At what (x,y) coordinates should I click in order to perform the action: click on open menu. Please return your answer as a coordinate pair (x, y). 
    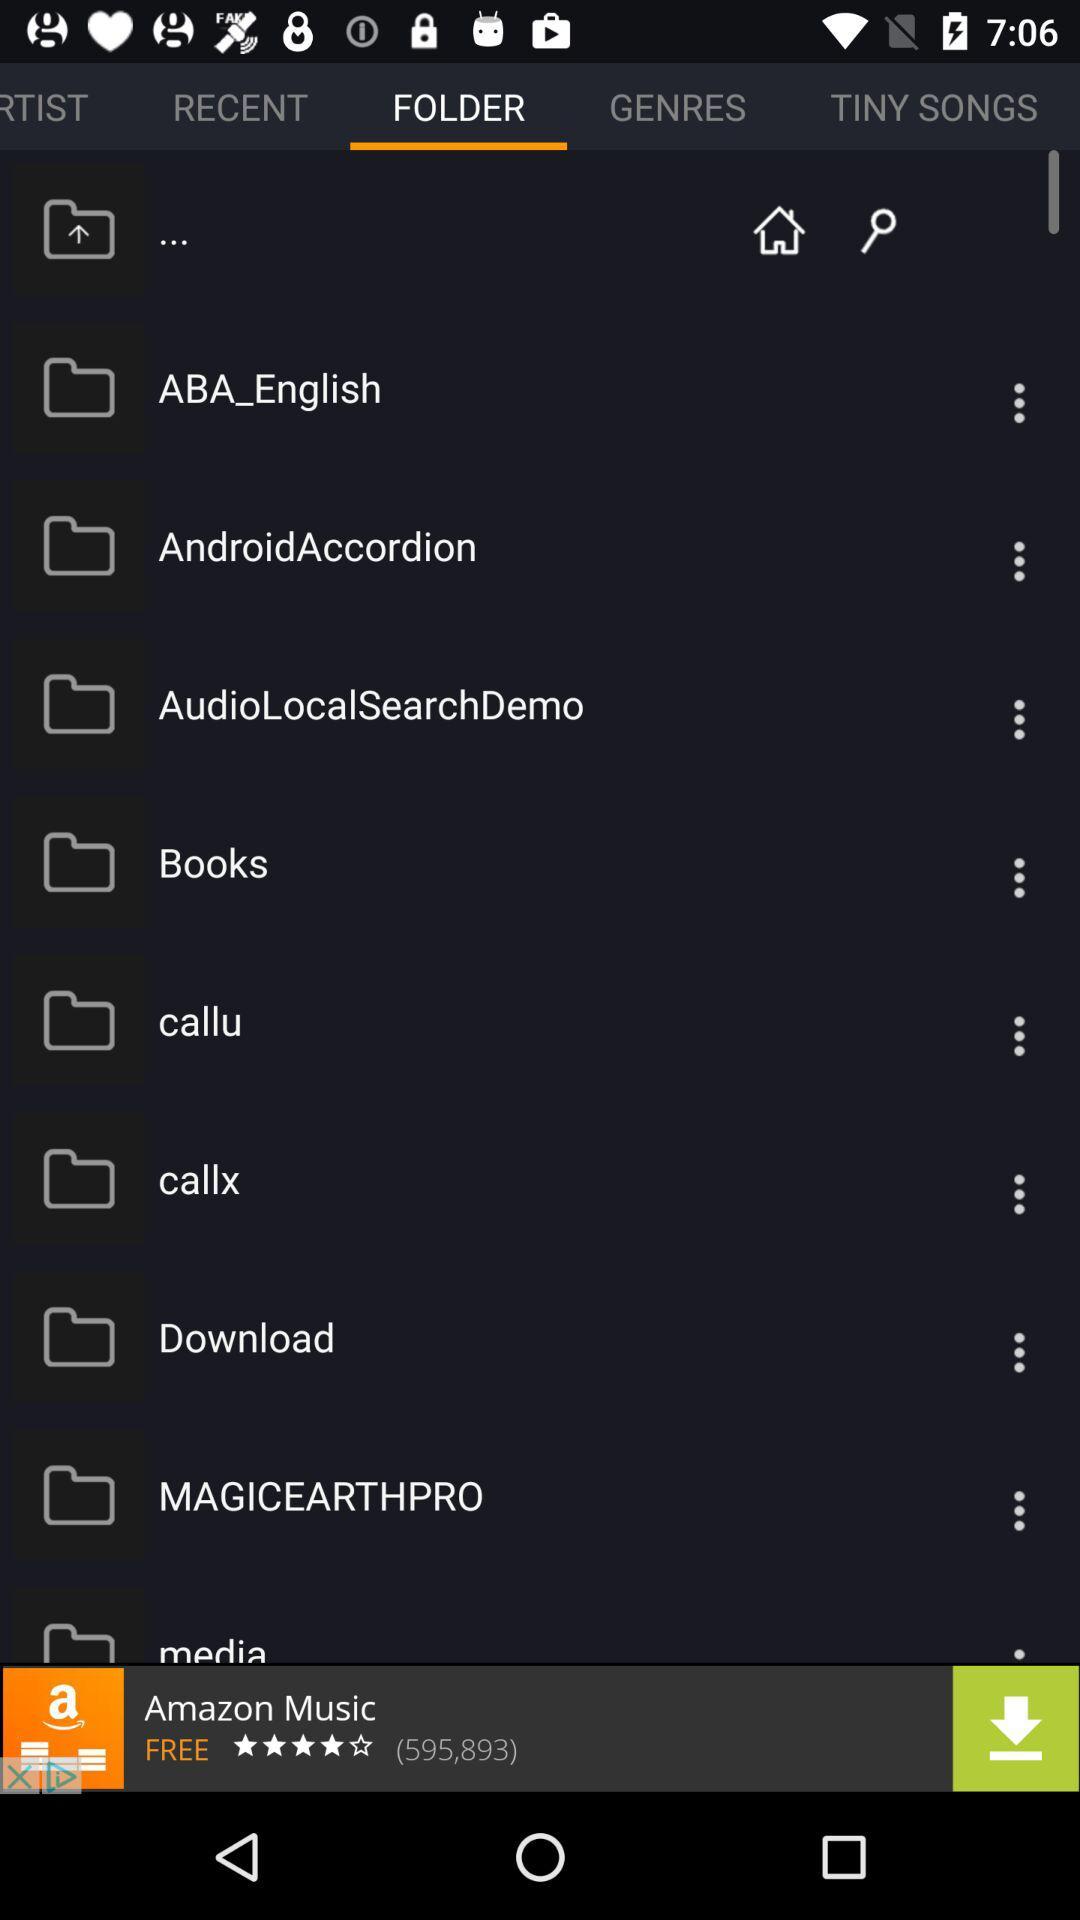
    Looking at the image, I should click on (978, 703).